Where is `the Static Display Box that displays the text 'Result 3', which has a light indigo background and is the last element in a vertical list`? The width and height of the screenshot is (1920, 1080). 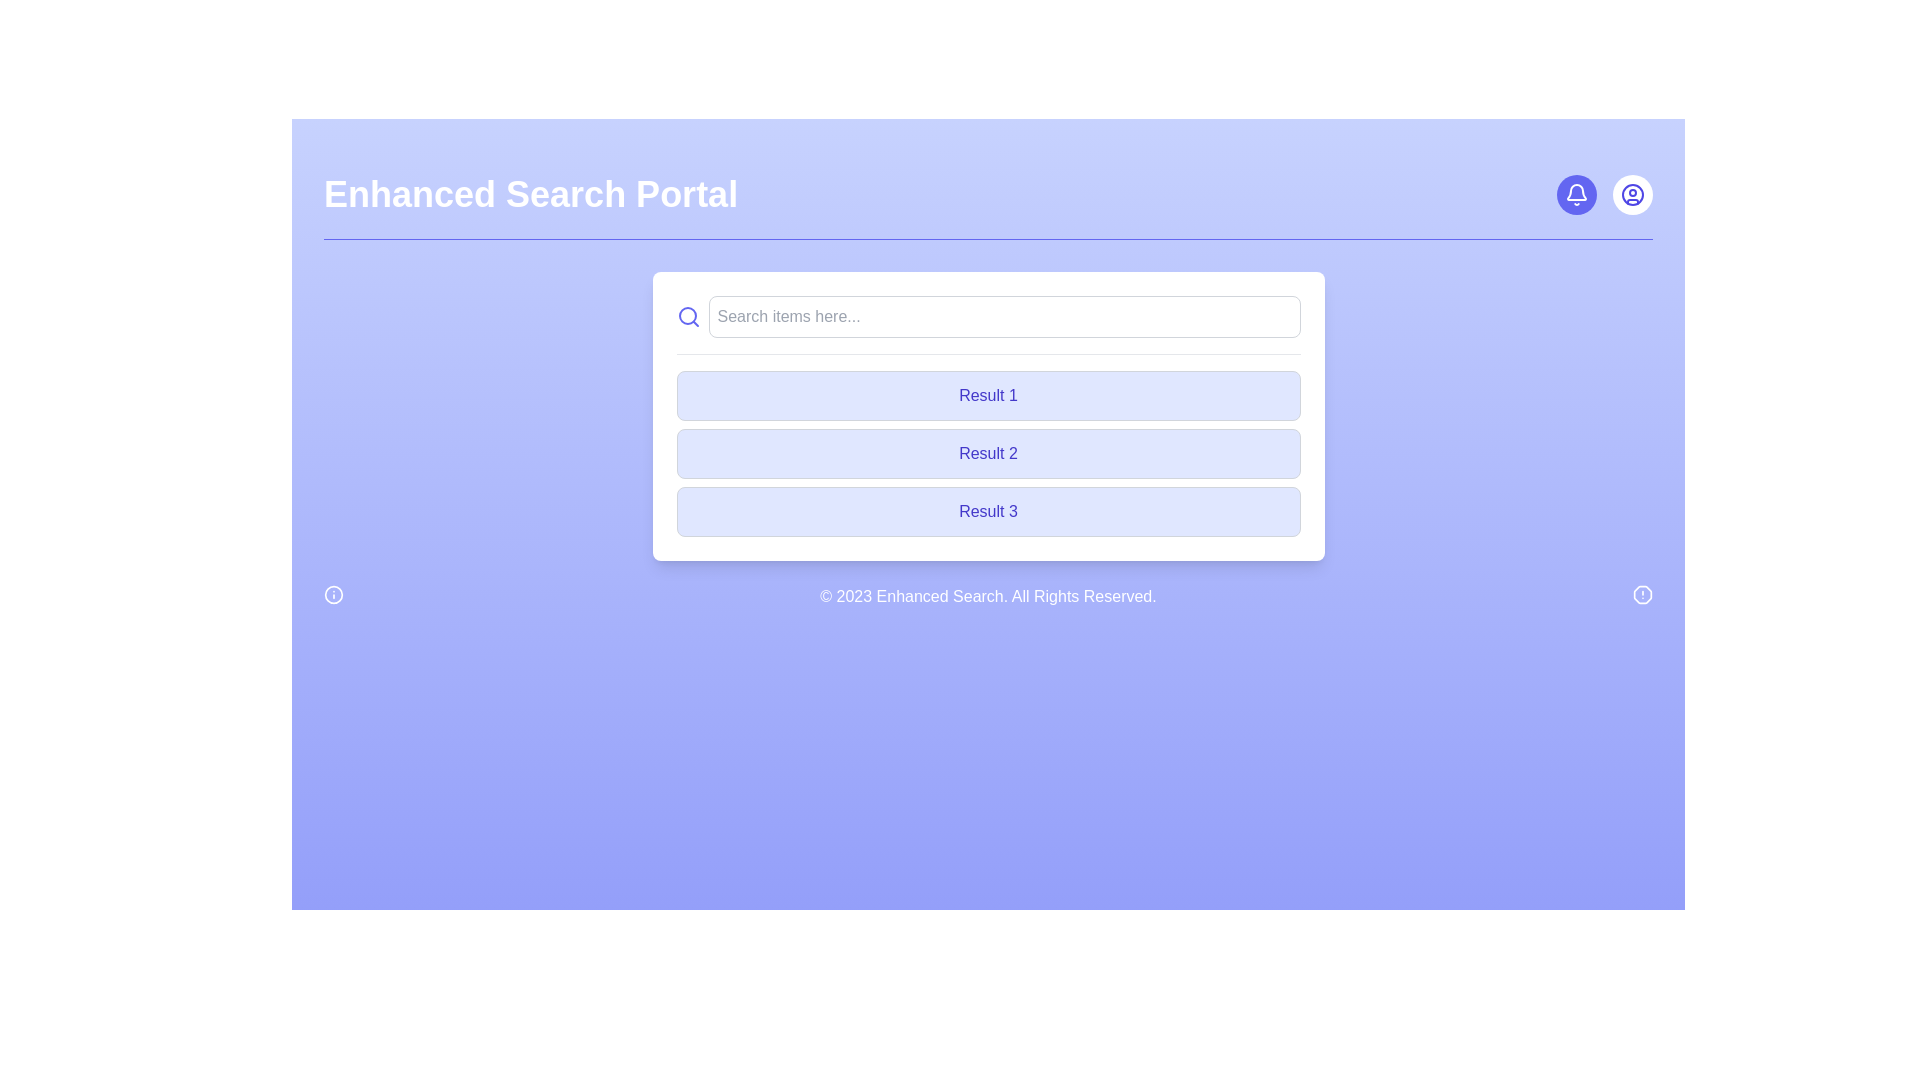 the Static Display Box that displays the text 'Result 3', which has a light indigo background and is the last element in a vertical list is located at coordinates (988, 511).